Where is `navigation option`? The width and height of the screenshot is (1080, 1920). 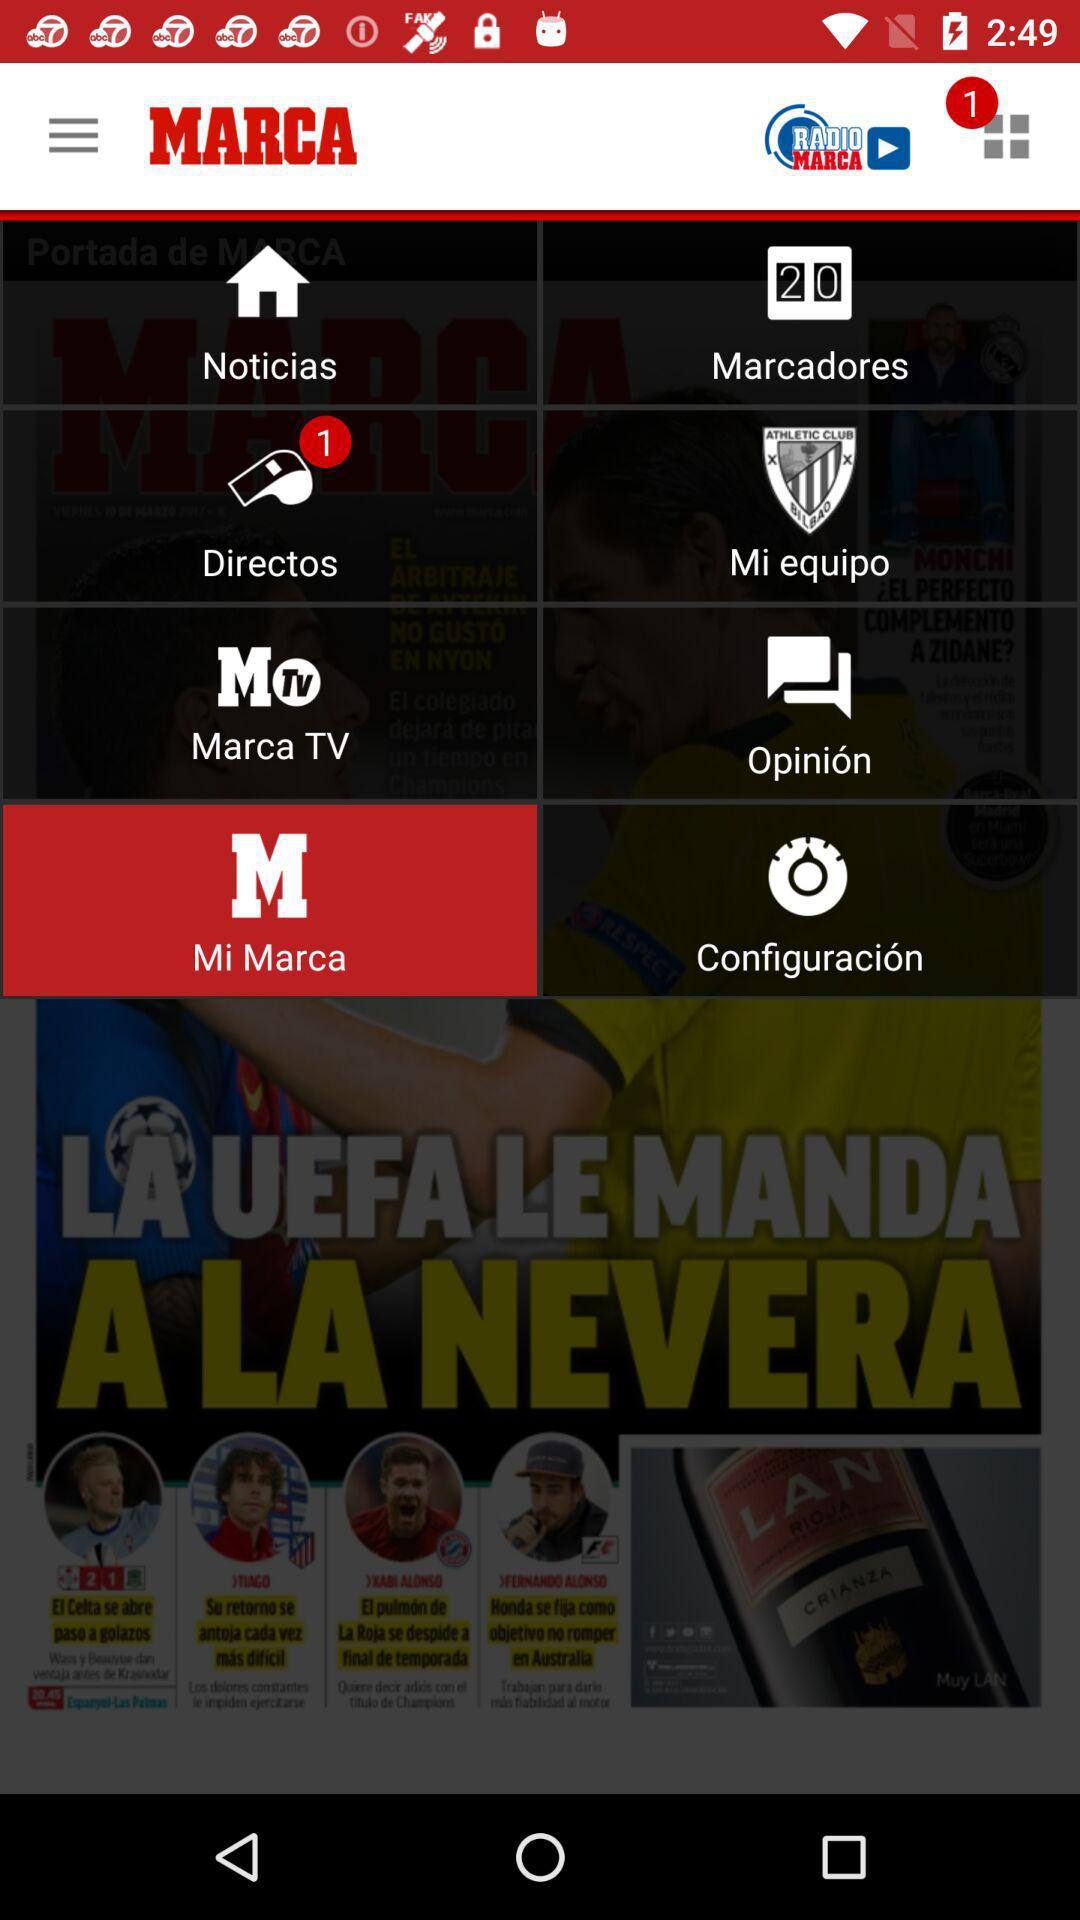
navigation option is located at coordinates (1006, 135).